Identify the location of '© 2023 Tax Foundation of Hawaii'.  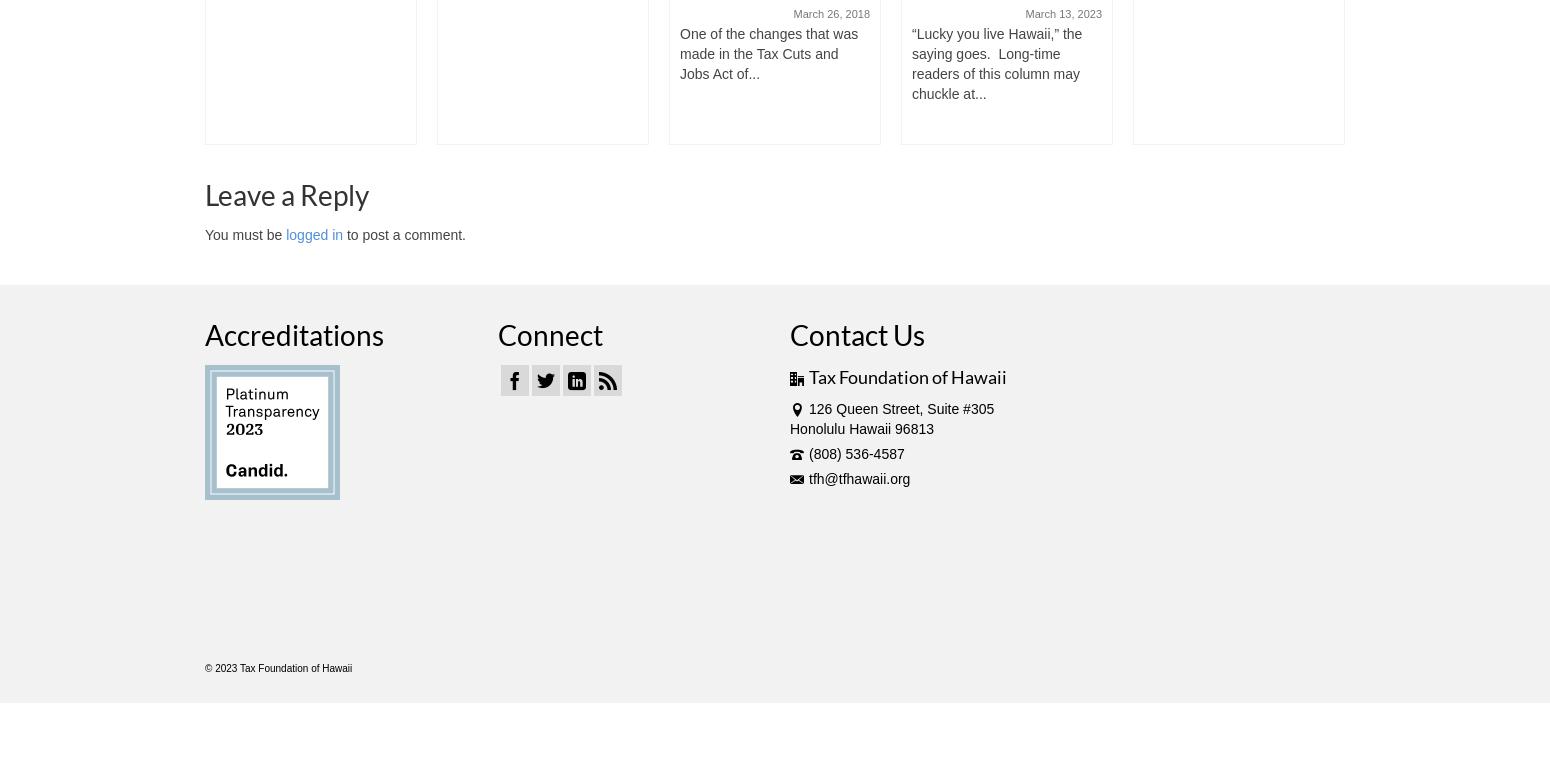
(204, 668).